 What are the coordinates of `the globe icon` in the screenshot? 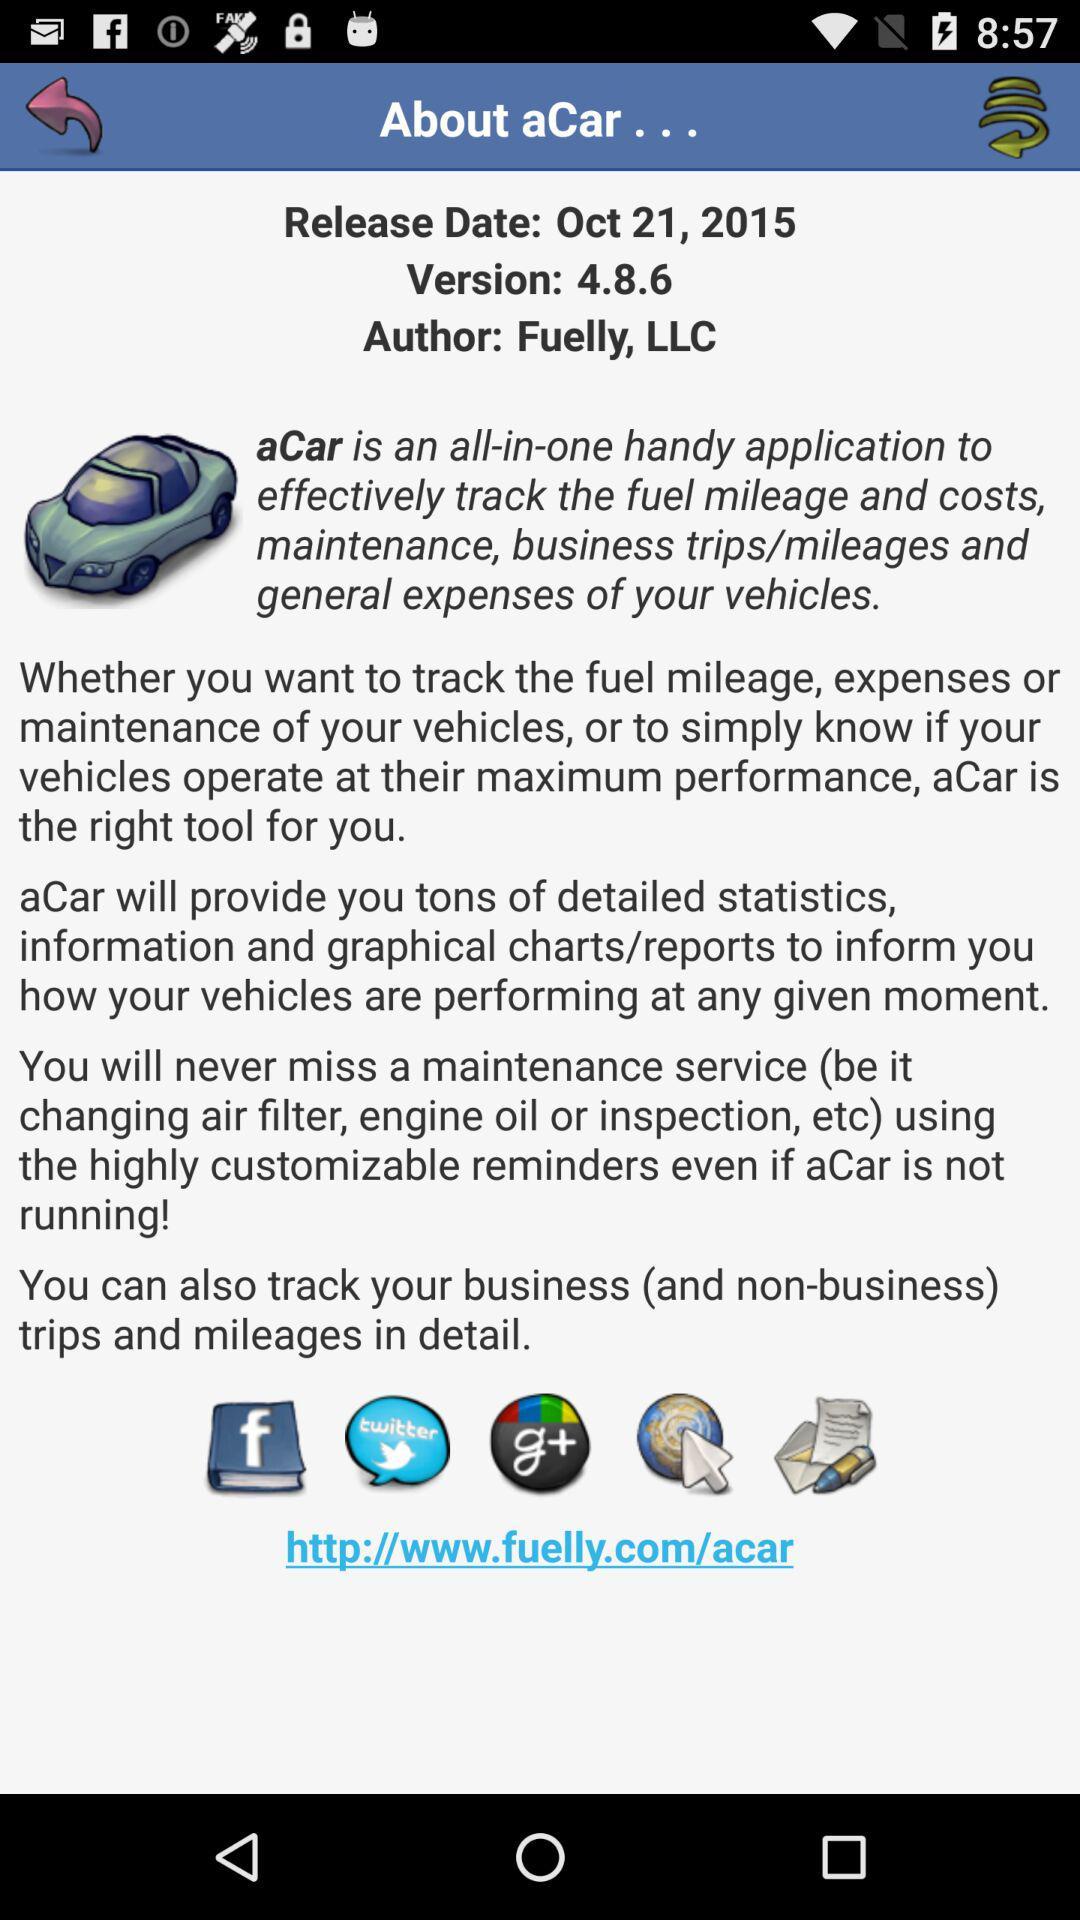 It's located at (681, 1546).